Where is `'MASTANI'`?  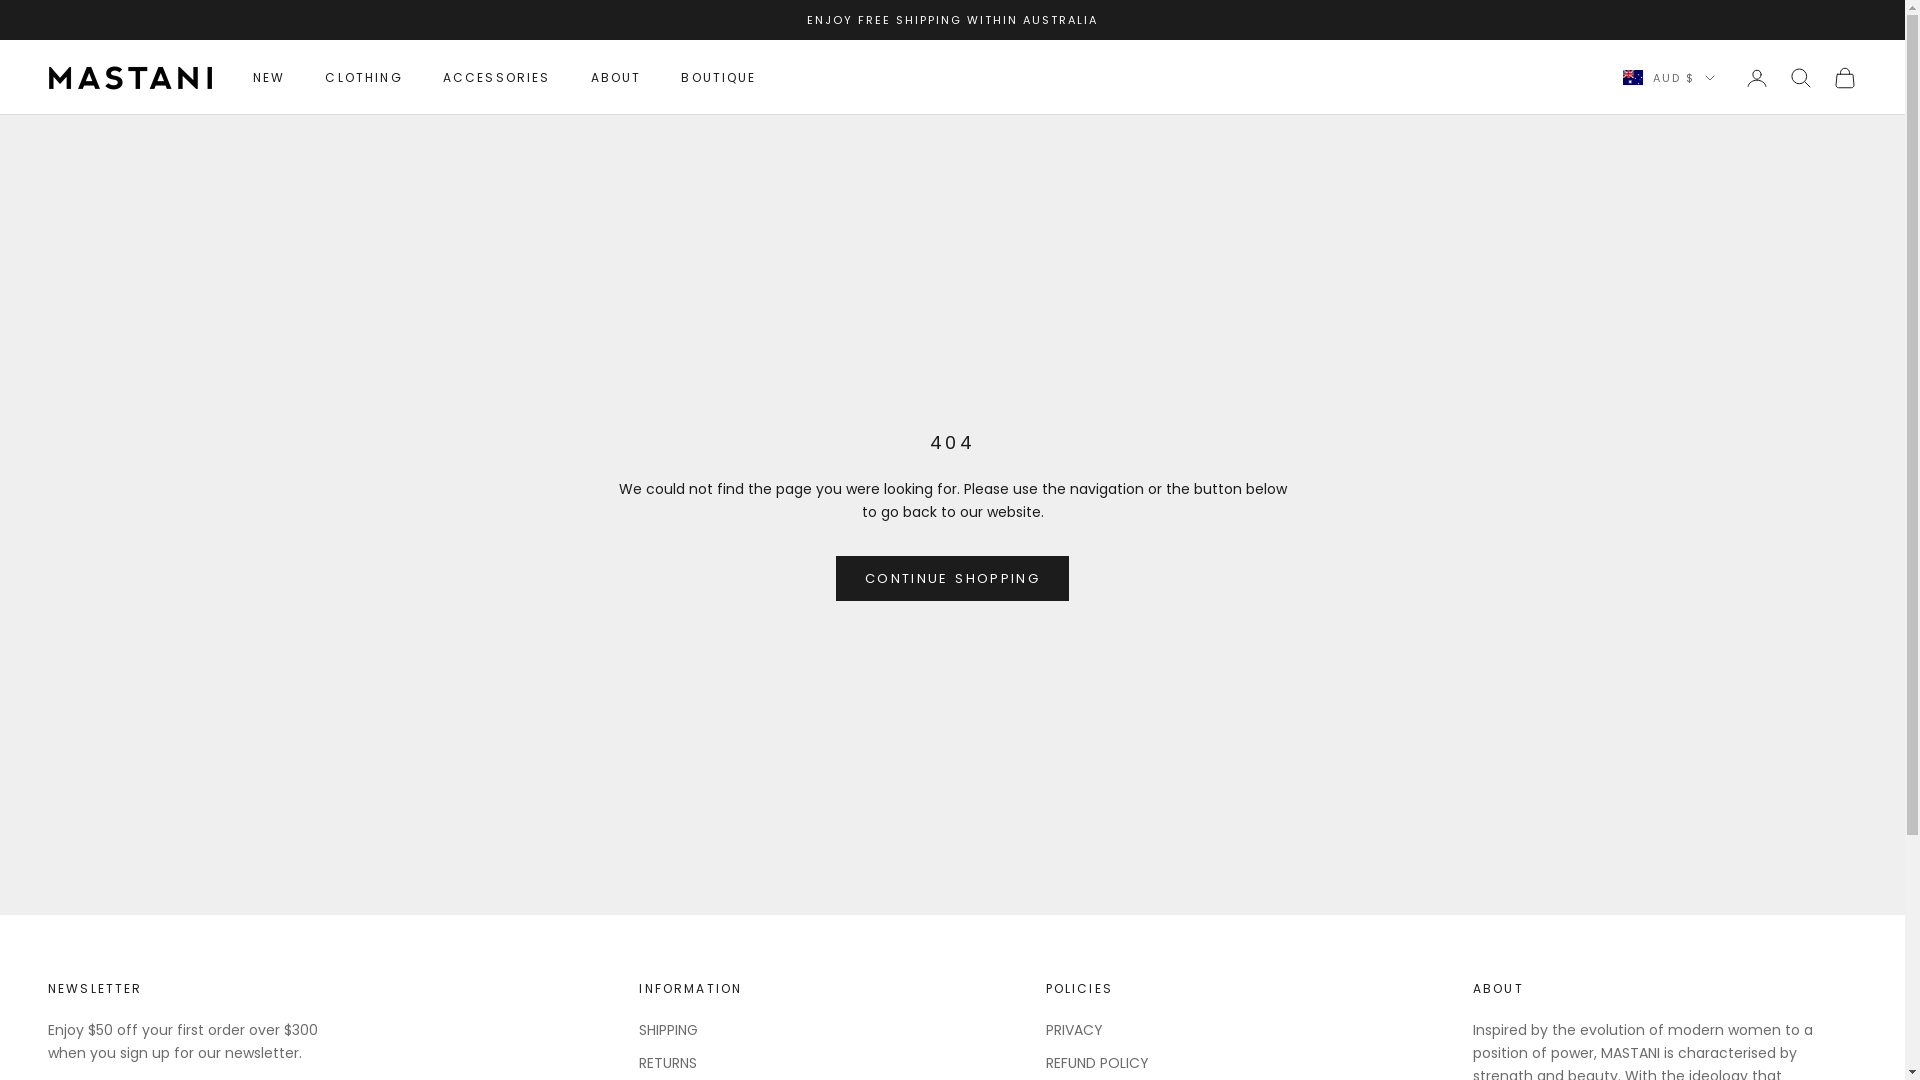
'MASTANI' is located at coordinates (129, 76).